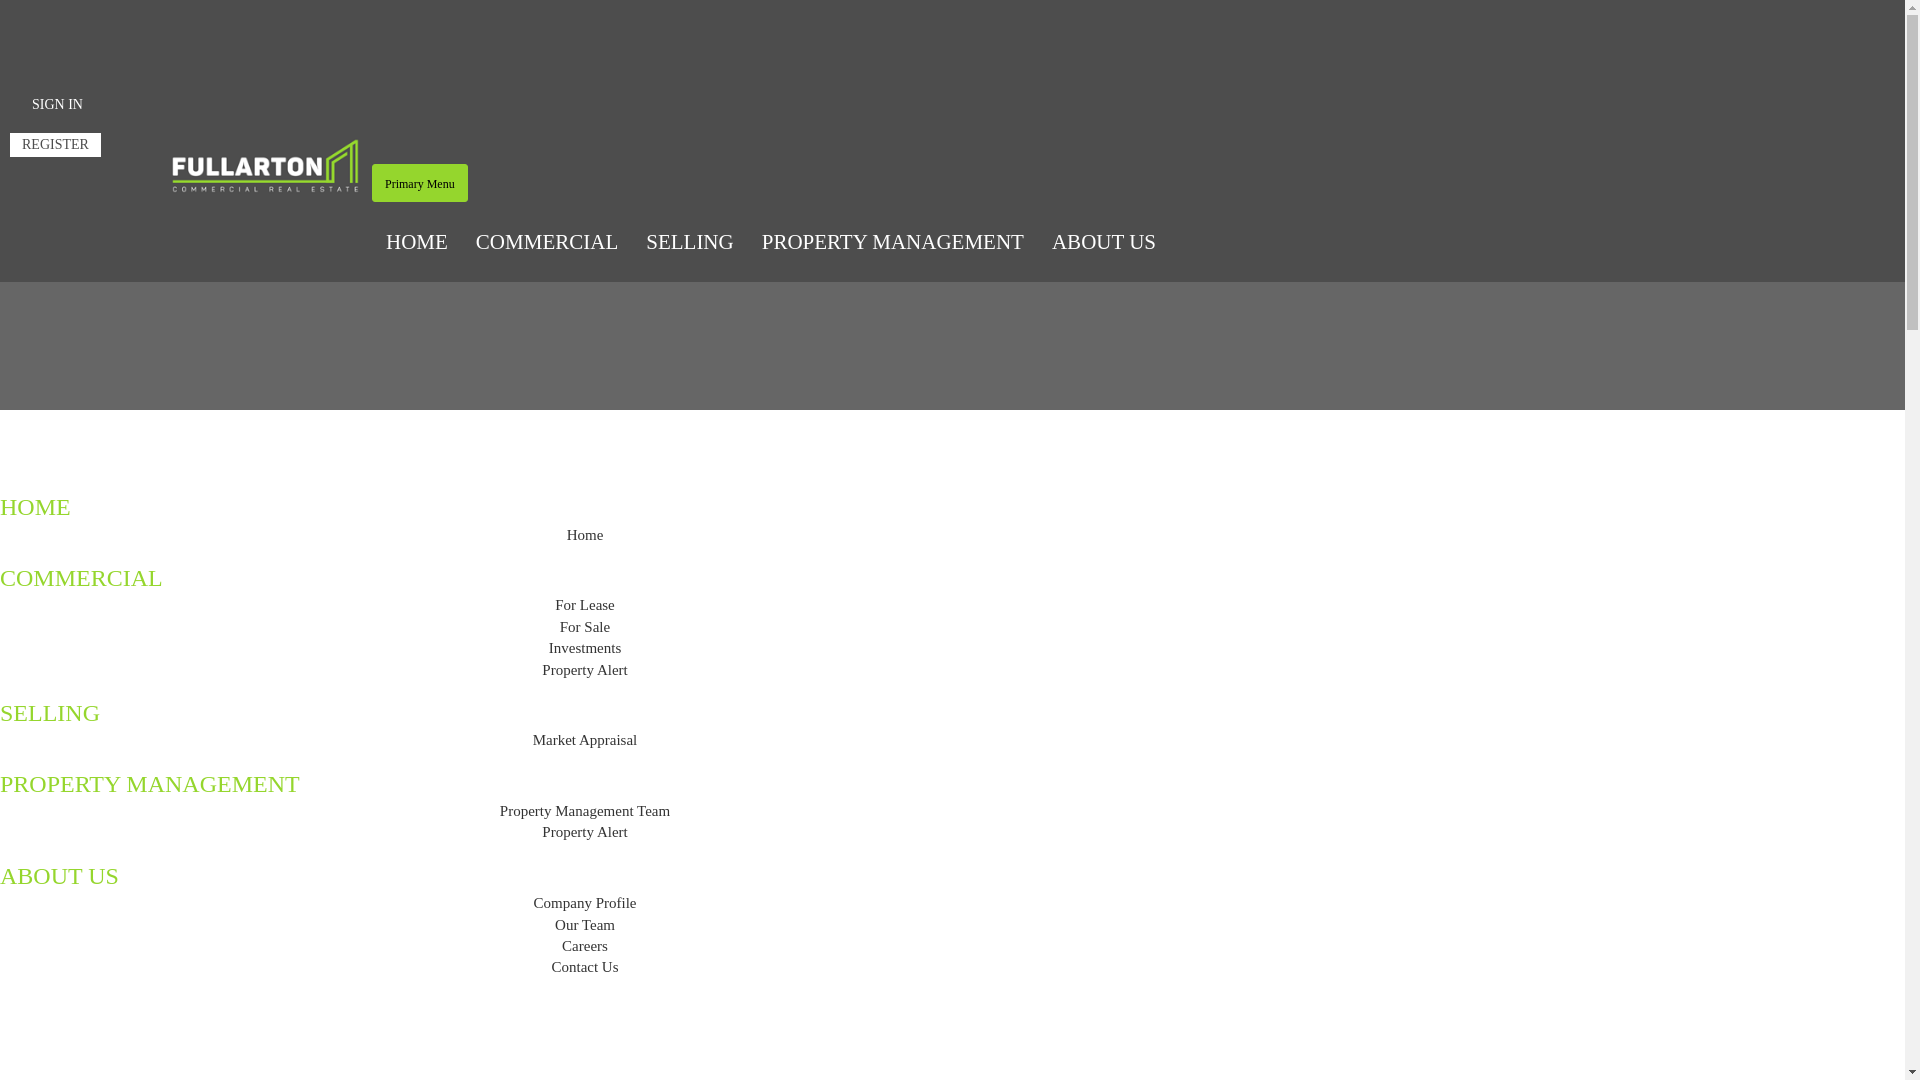  Describe the element at coordinates (9, 144) in the screenshot. I see `'REGISTER'` at that location.